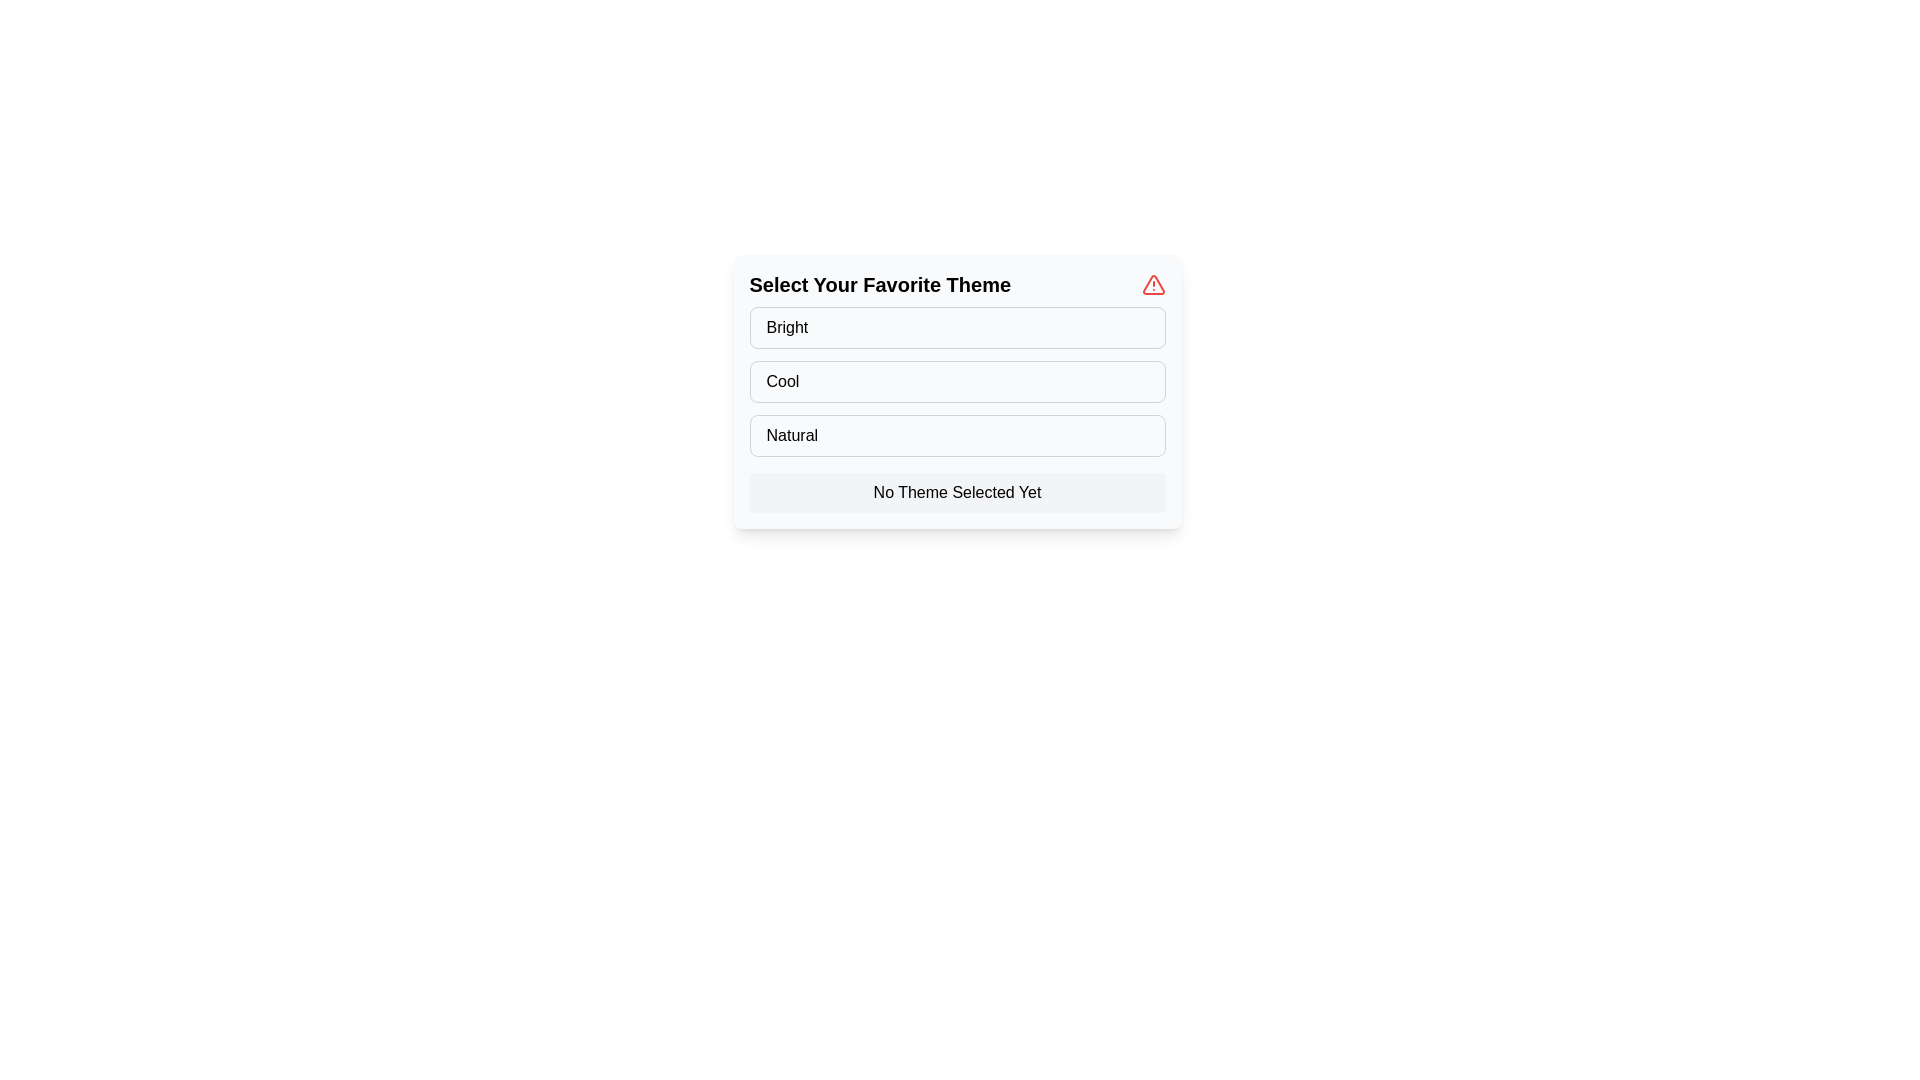  Describe the element at coordinates (956, 392) in the screenshot. I see `the 'Cool' option in the Theme selection panel` at that location.